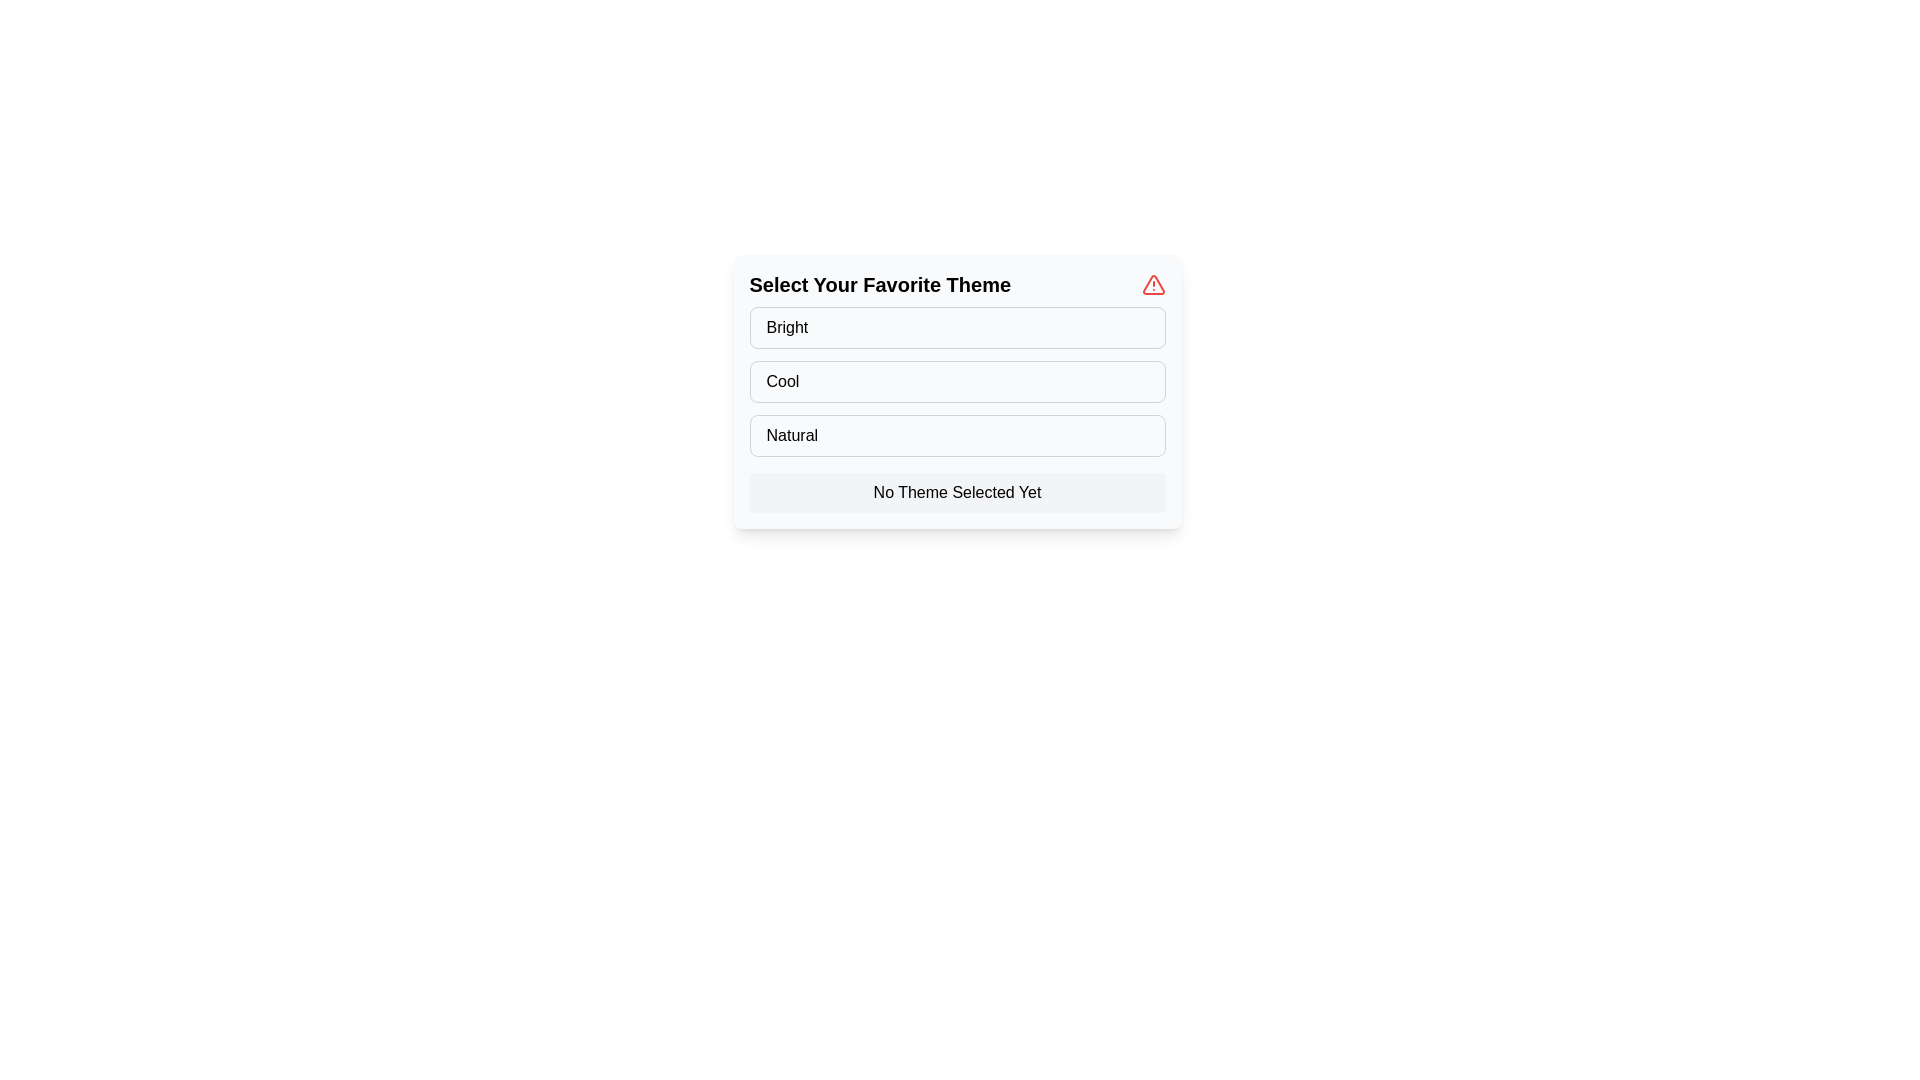  Describe the element at coordinates (956, 392) in the screenshot. I see `the 'Cool' option in the Theme selection panel` at that location.